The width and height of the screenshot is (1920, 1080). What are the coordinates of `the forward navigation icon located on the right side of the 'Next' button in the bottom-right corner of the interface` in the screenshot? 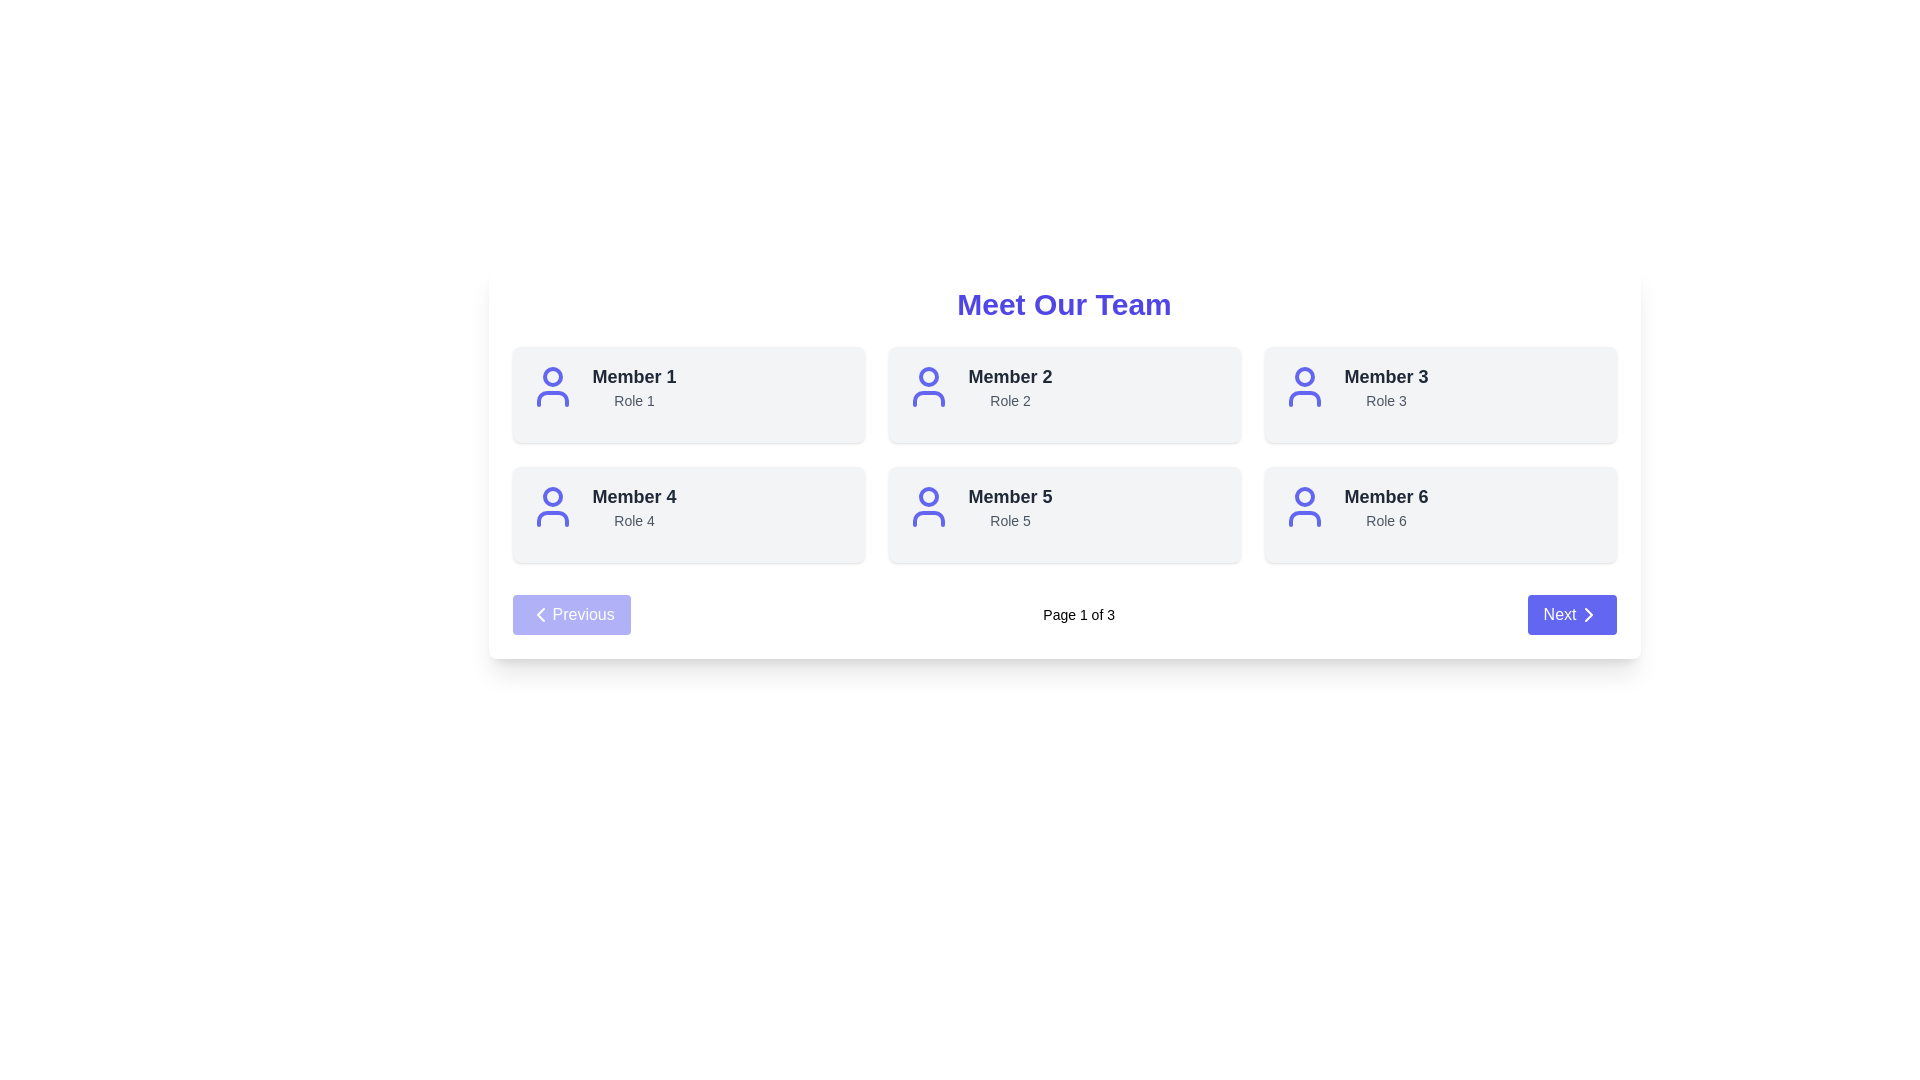 It's located at (1587, 613).